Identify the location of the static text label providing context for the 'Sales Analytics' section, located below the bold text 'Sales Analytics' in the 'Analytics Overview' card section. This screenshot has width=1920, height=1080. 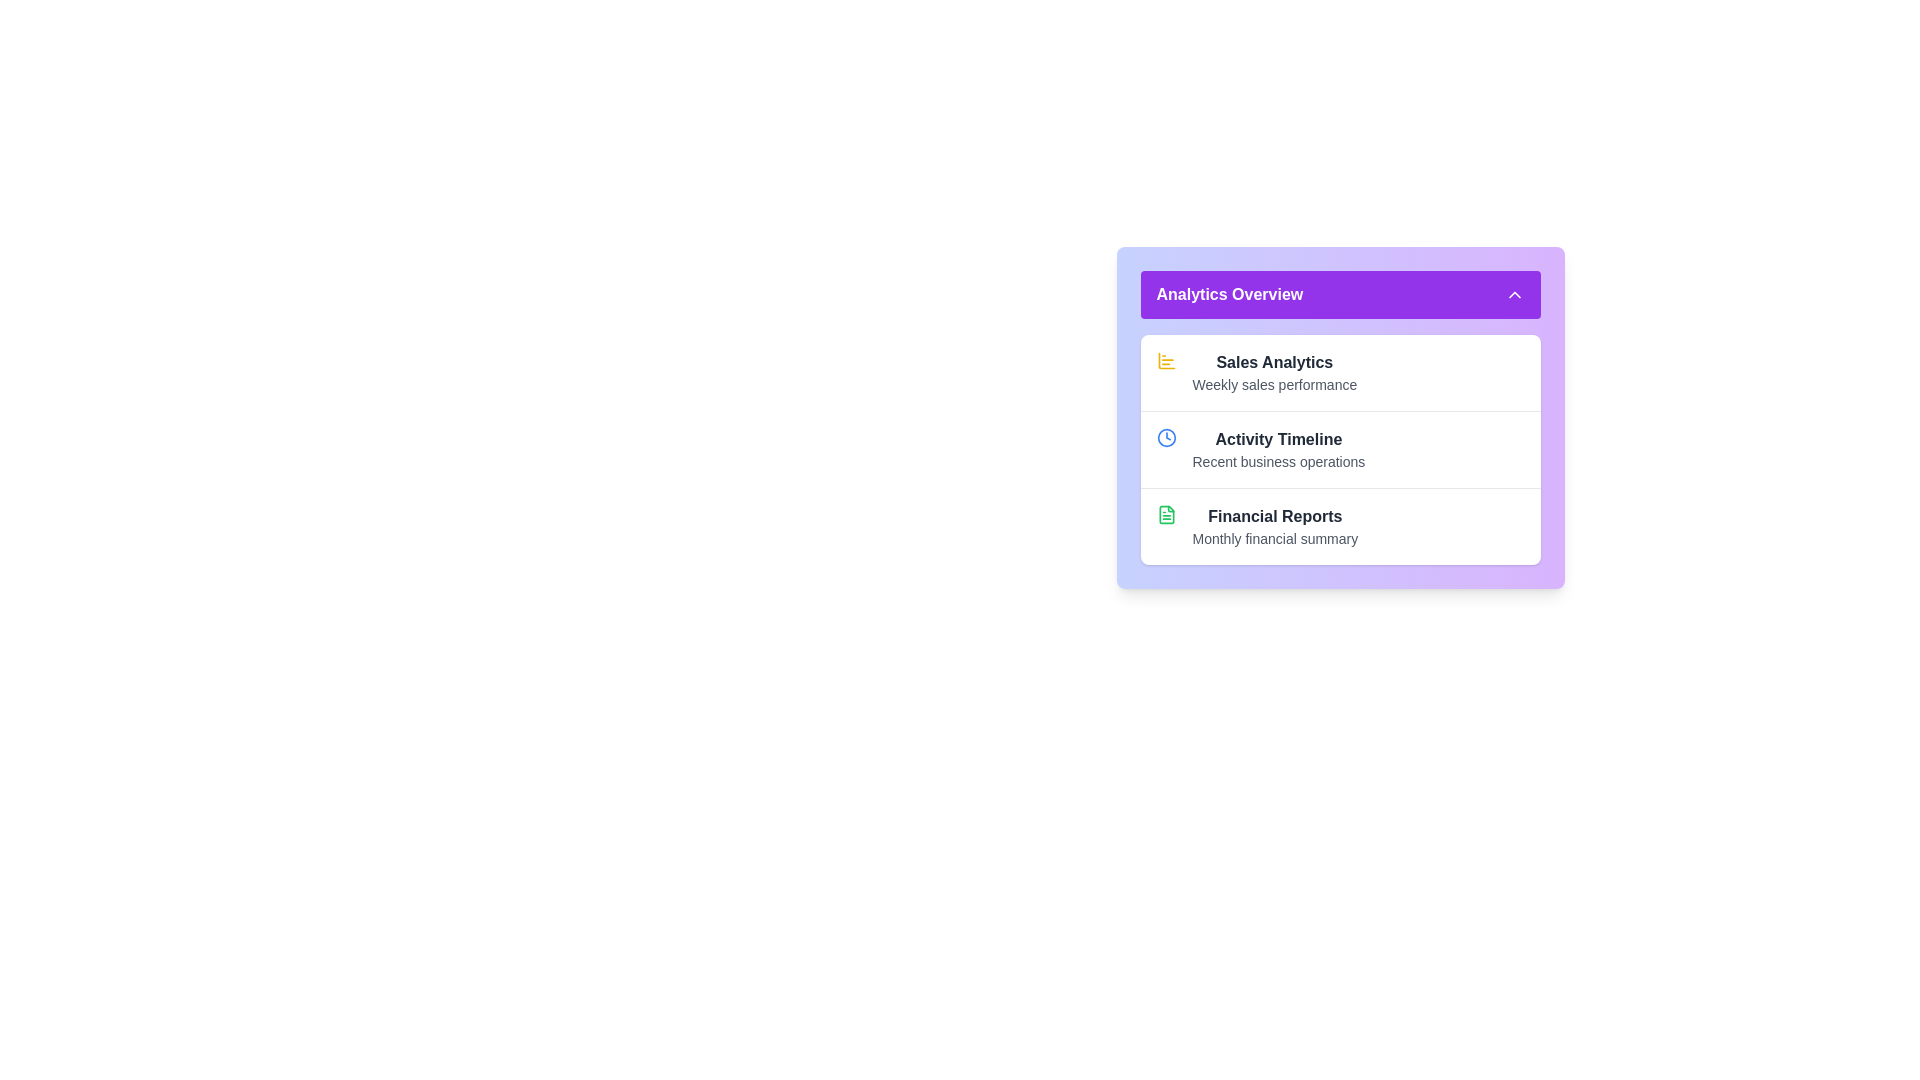
(1273, 385).